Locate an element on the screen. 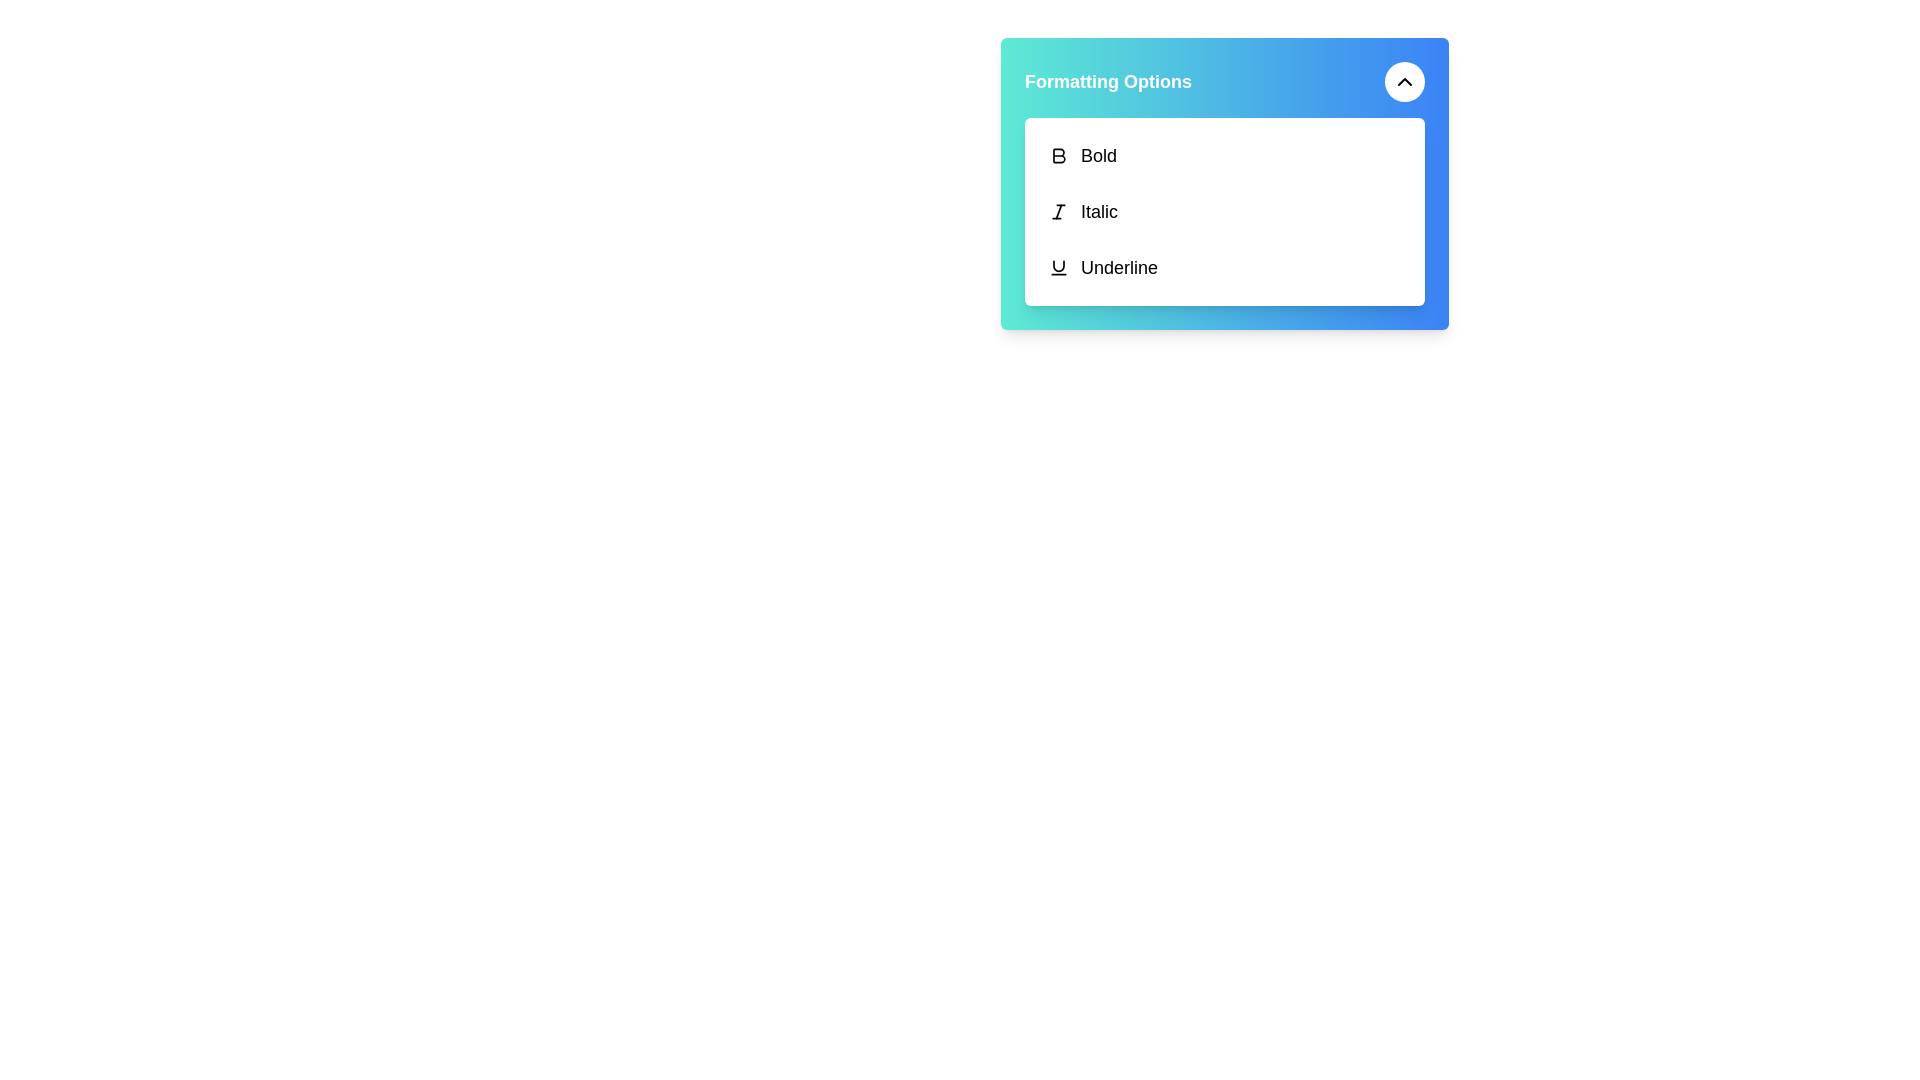  the bold formatting icon located in the upper-right section of the formatting options menu is located at coordinates (1058, 154).